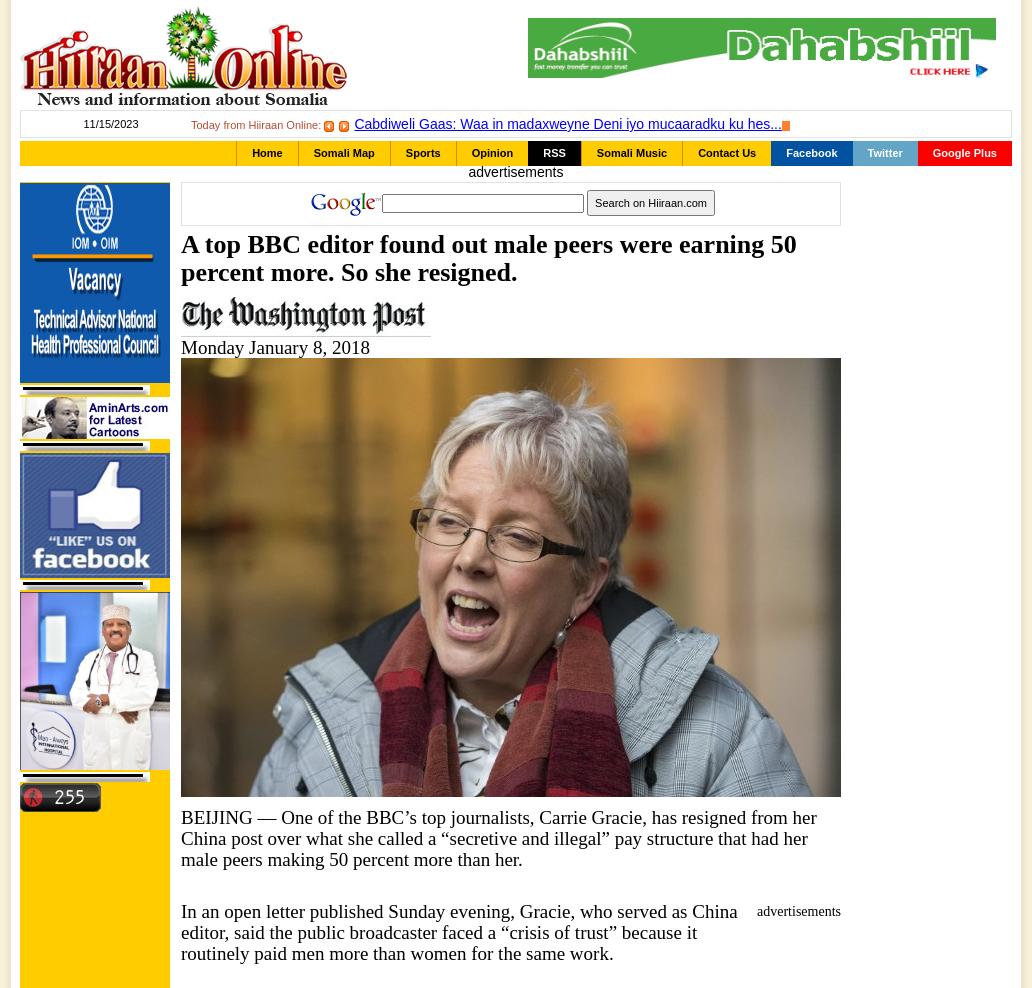 The width and height of the screenshot is (1032, 988). Describe the element at coordinates (403, 152) in the screenshot. I see `'Sports'` at that location.